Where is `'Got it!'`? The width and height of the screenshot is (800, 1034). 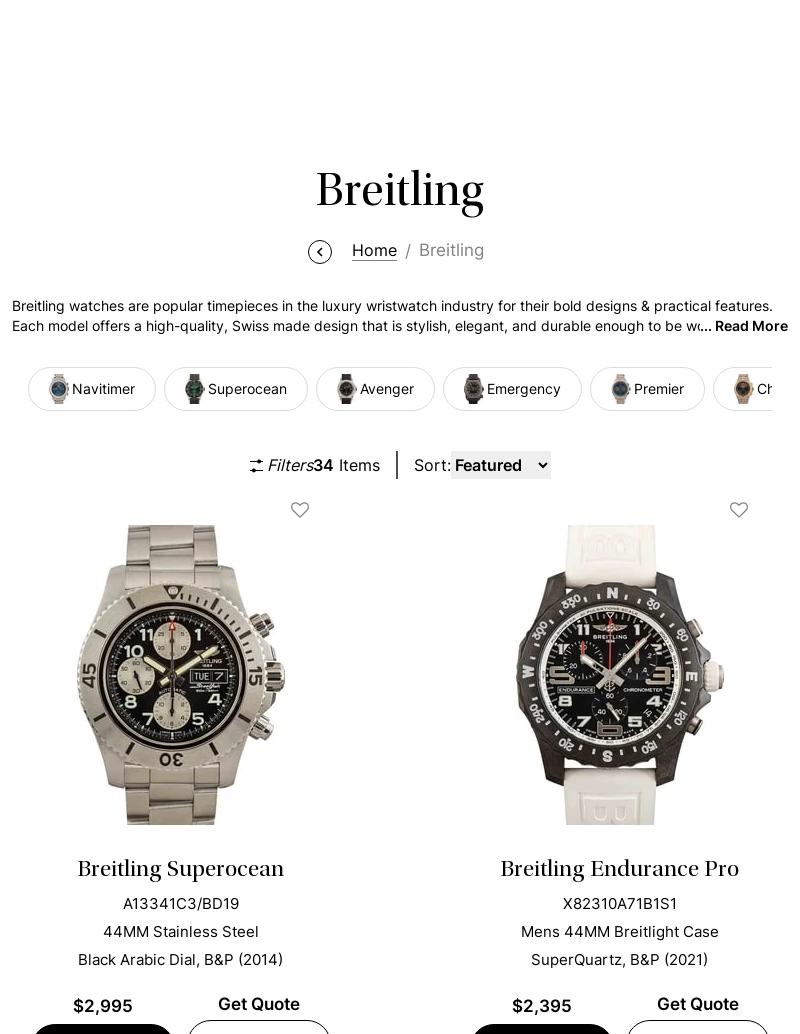 'Got it!' is located at coordinates (720, 955).